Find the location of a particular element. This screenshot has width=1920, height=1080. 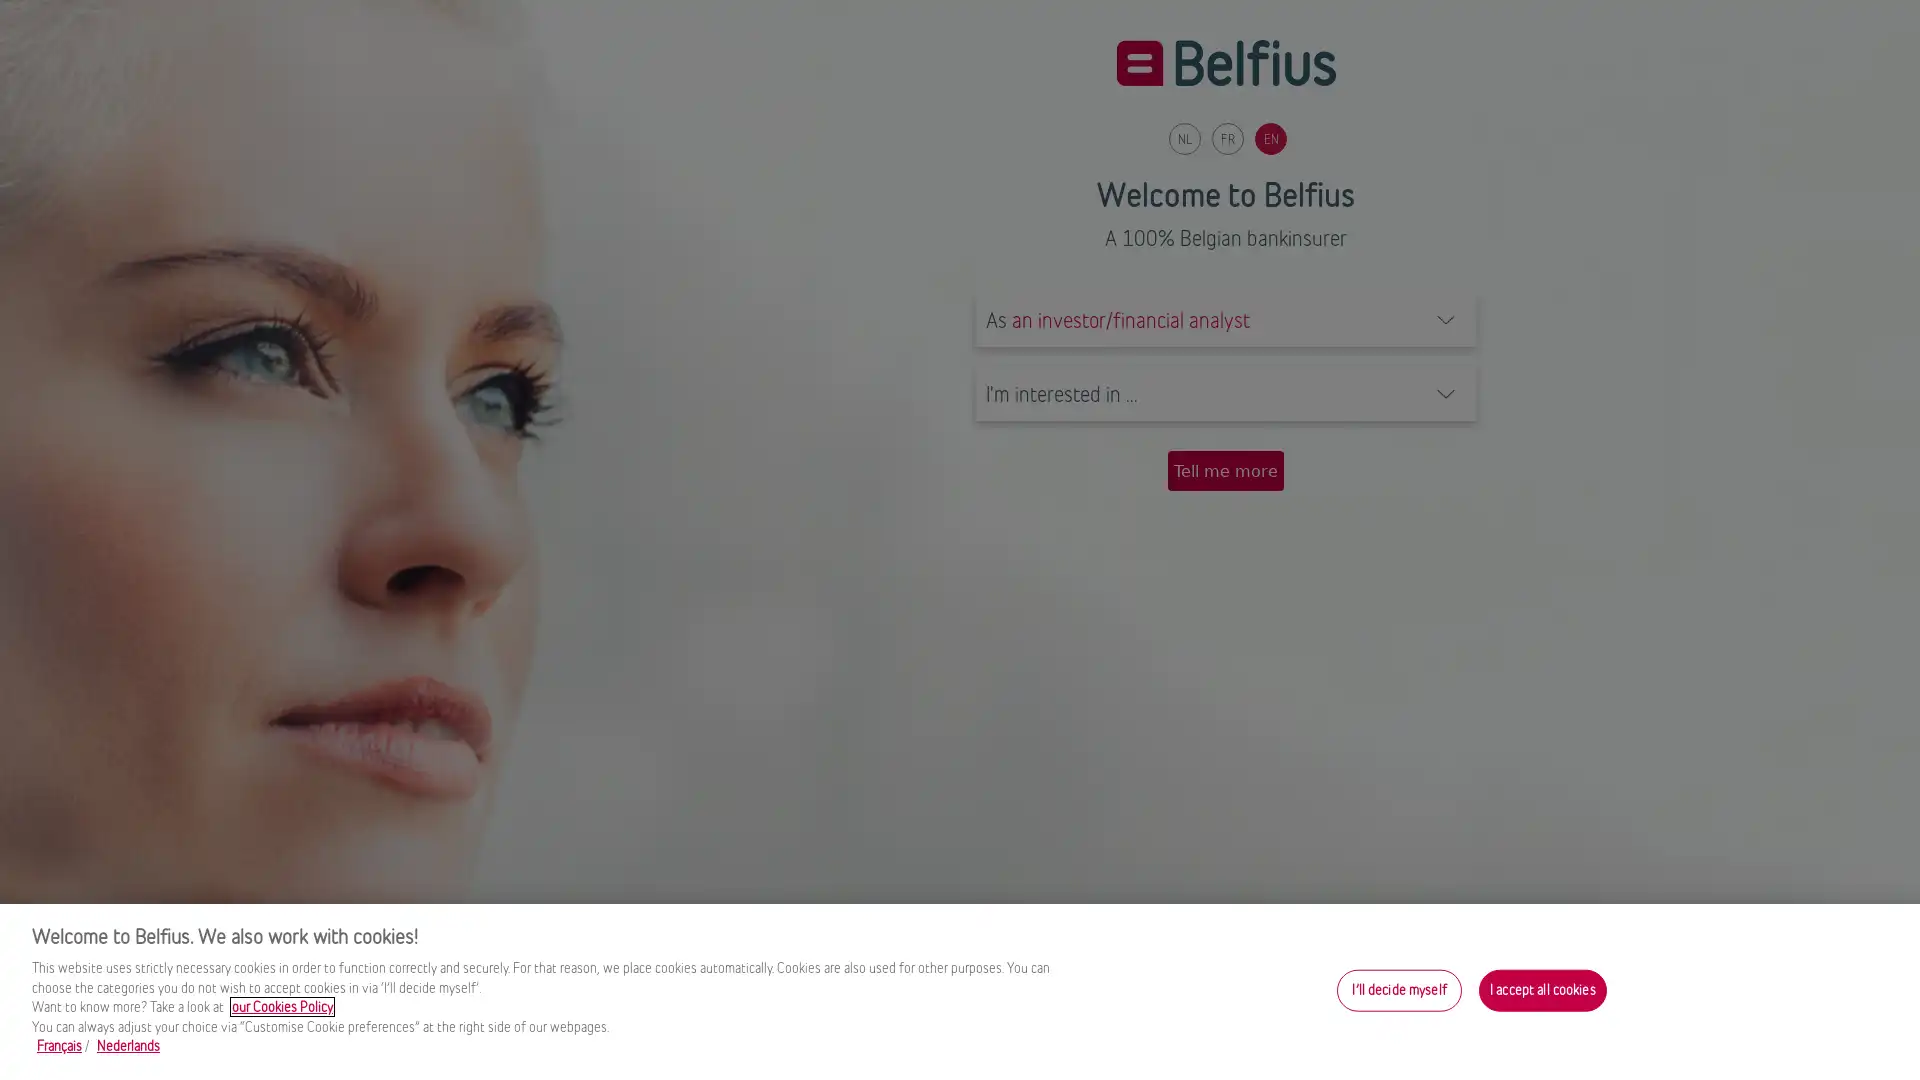

Tell me more is located at coordinates (1224, 470).